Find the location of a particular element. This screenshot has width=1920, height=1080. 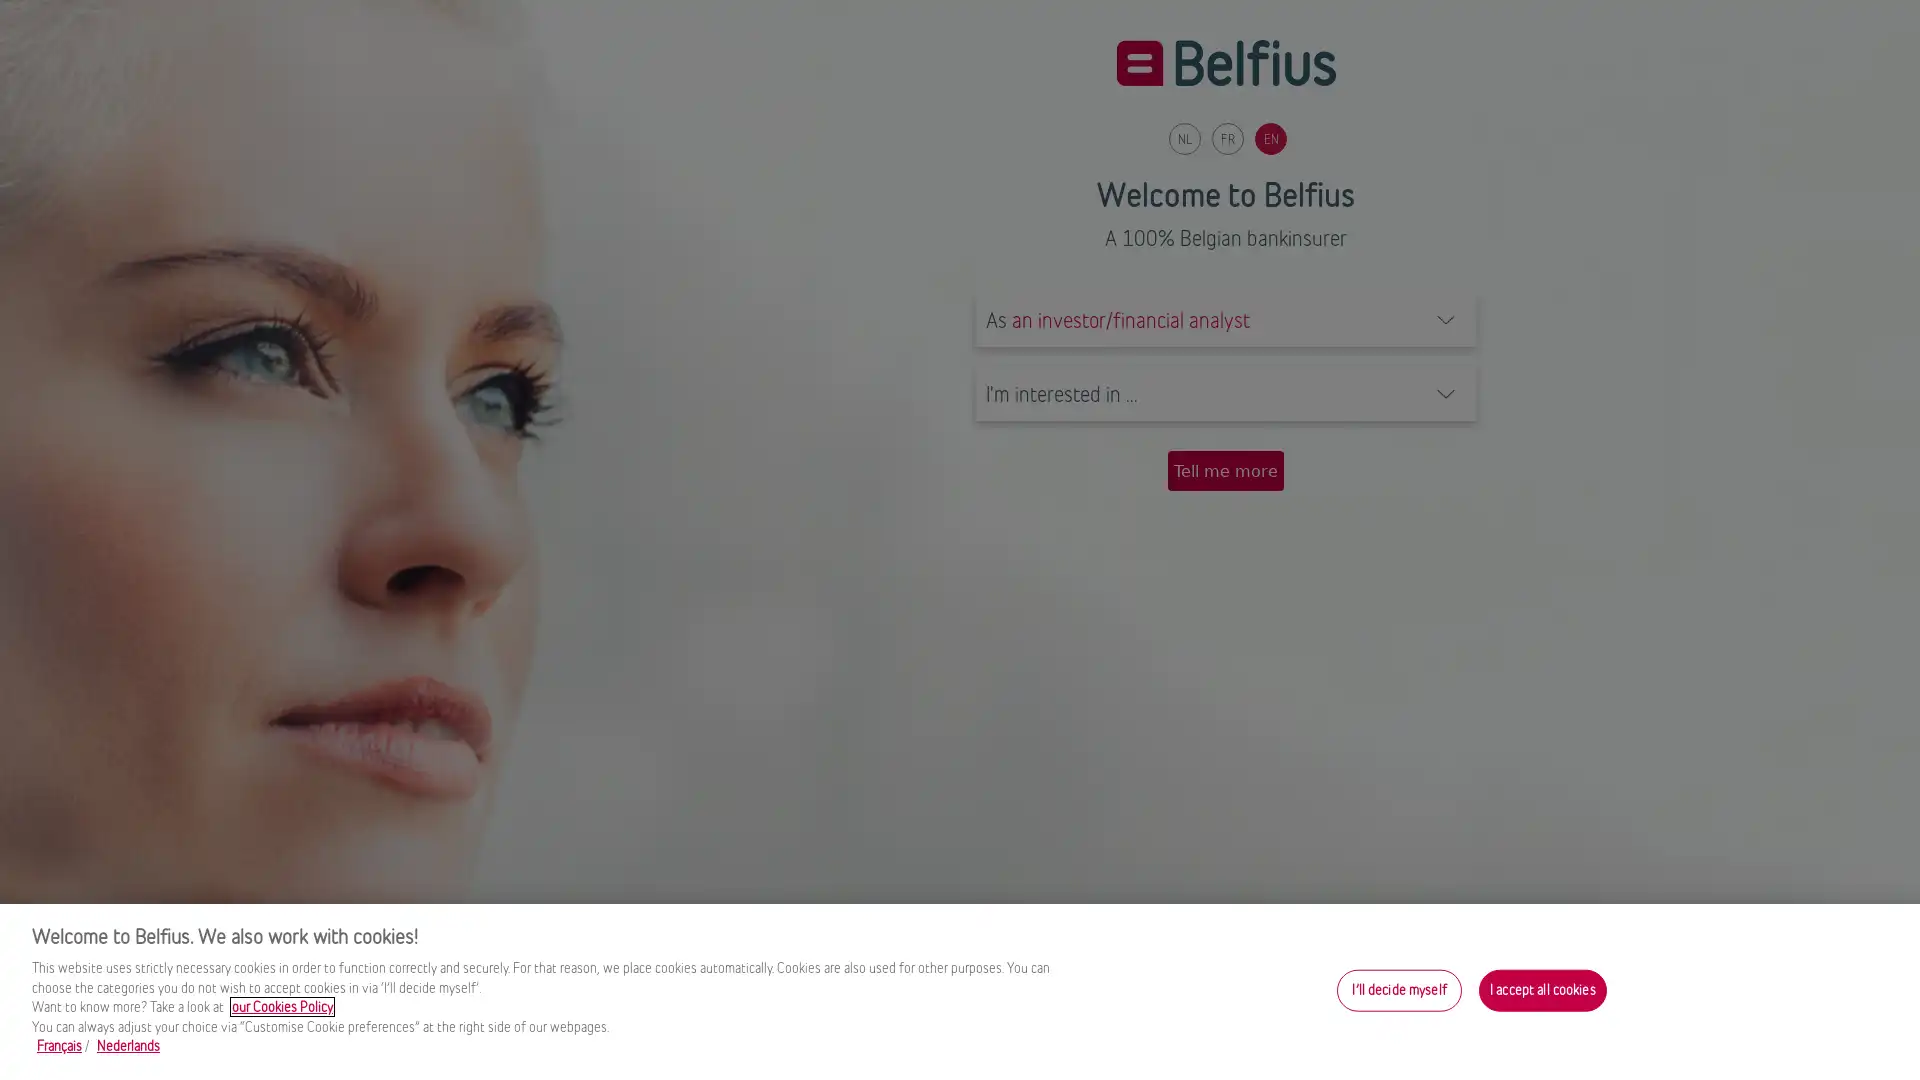

Tell me more is located at coordinates (1224, 470).